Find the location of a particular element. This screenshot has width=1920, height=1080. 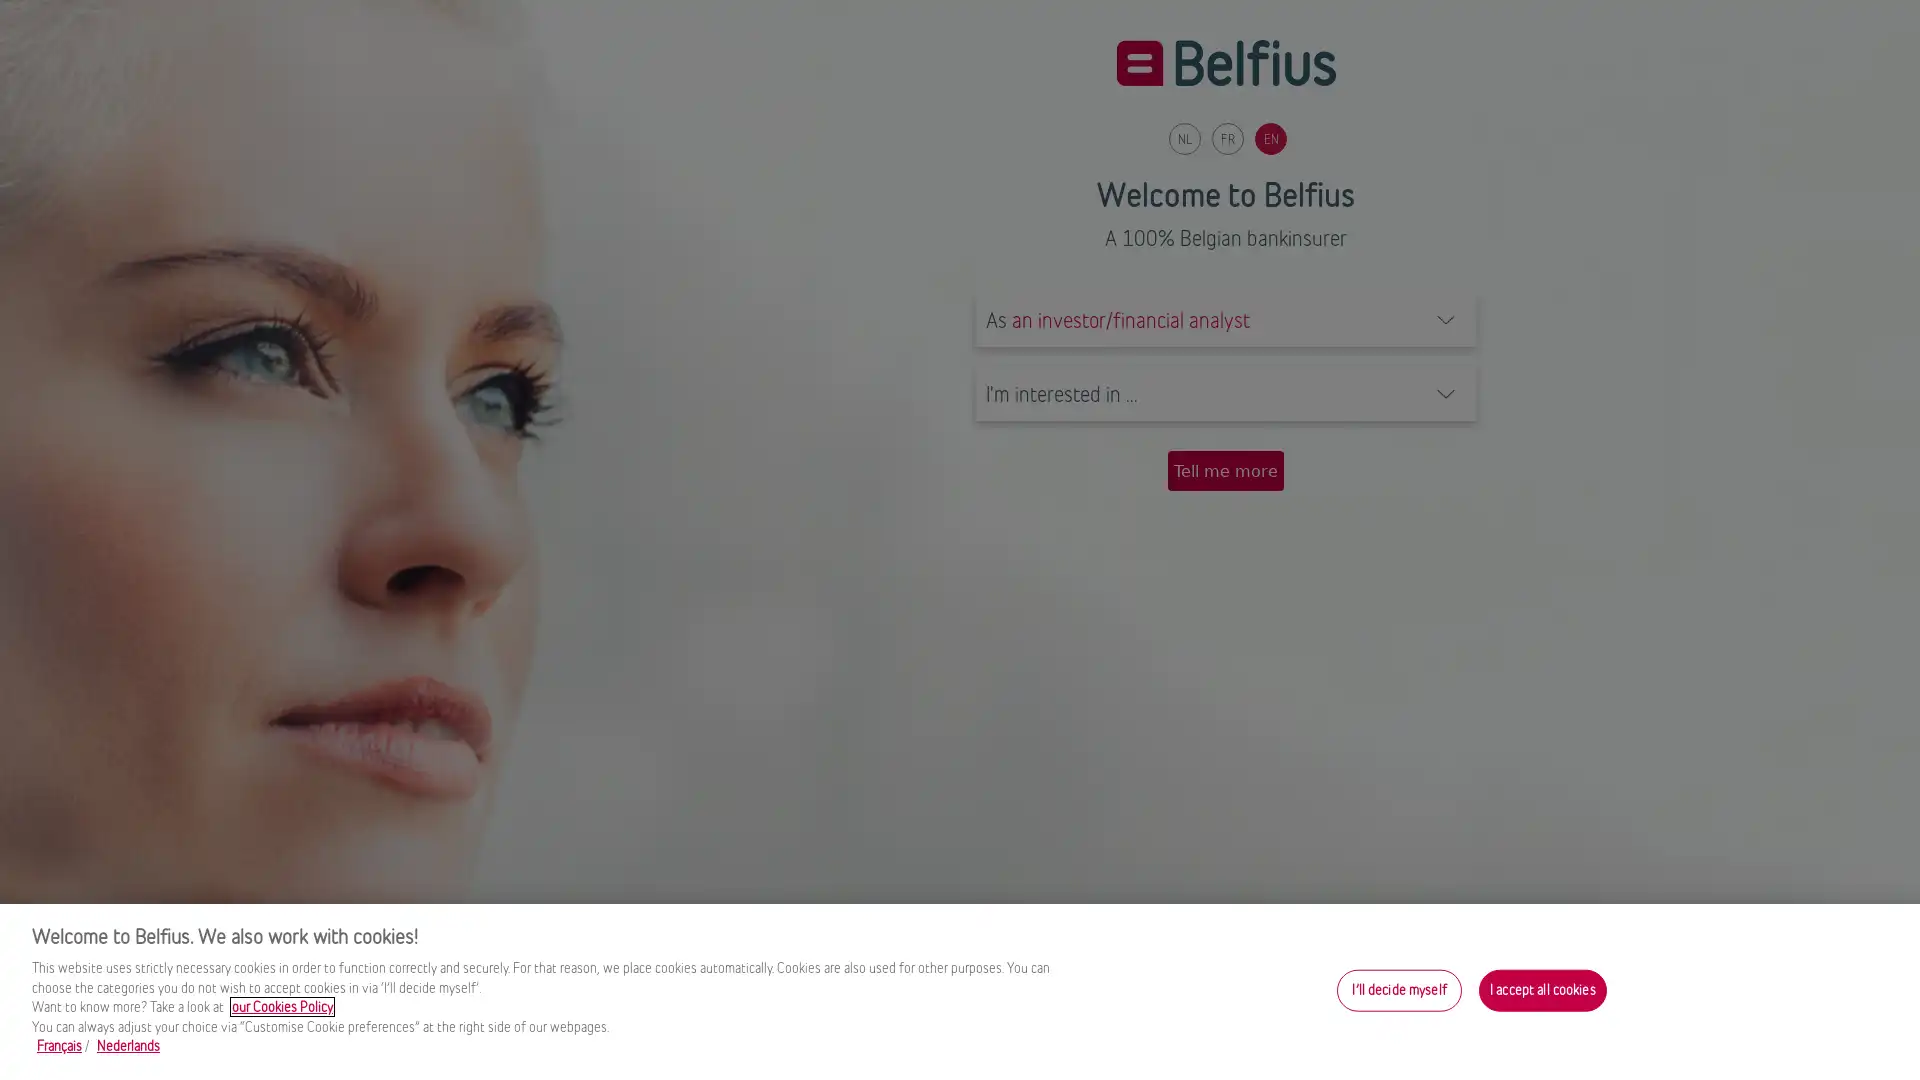

Tell me more is located at coordinates (1224, 470).